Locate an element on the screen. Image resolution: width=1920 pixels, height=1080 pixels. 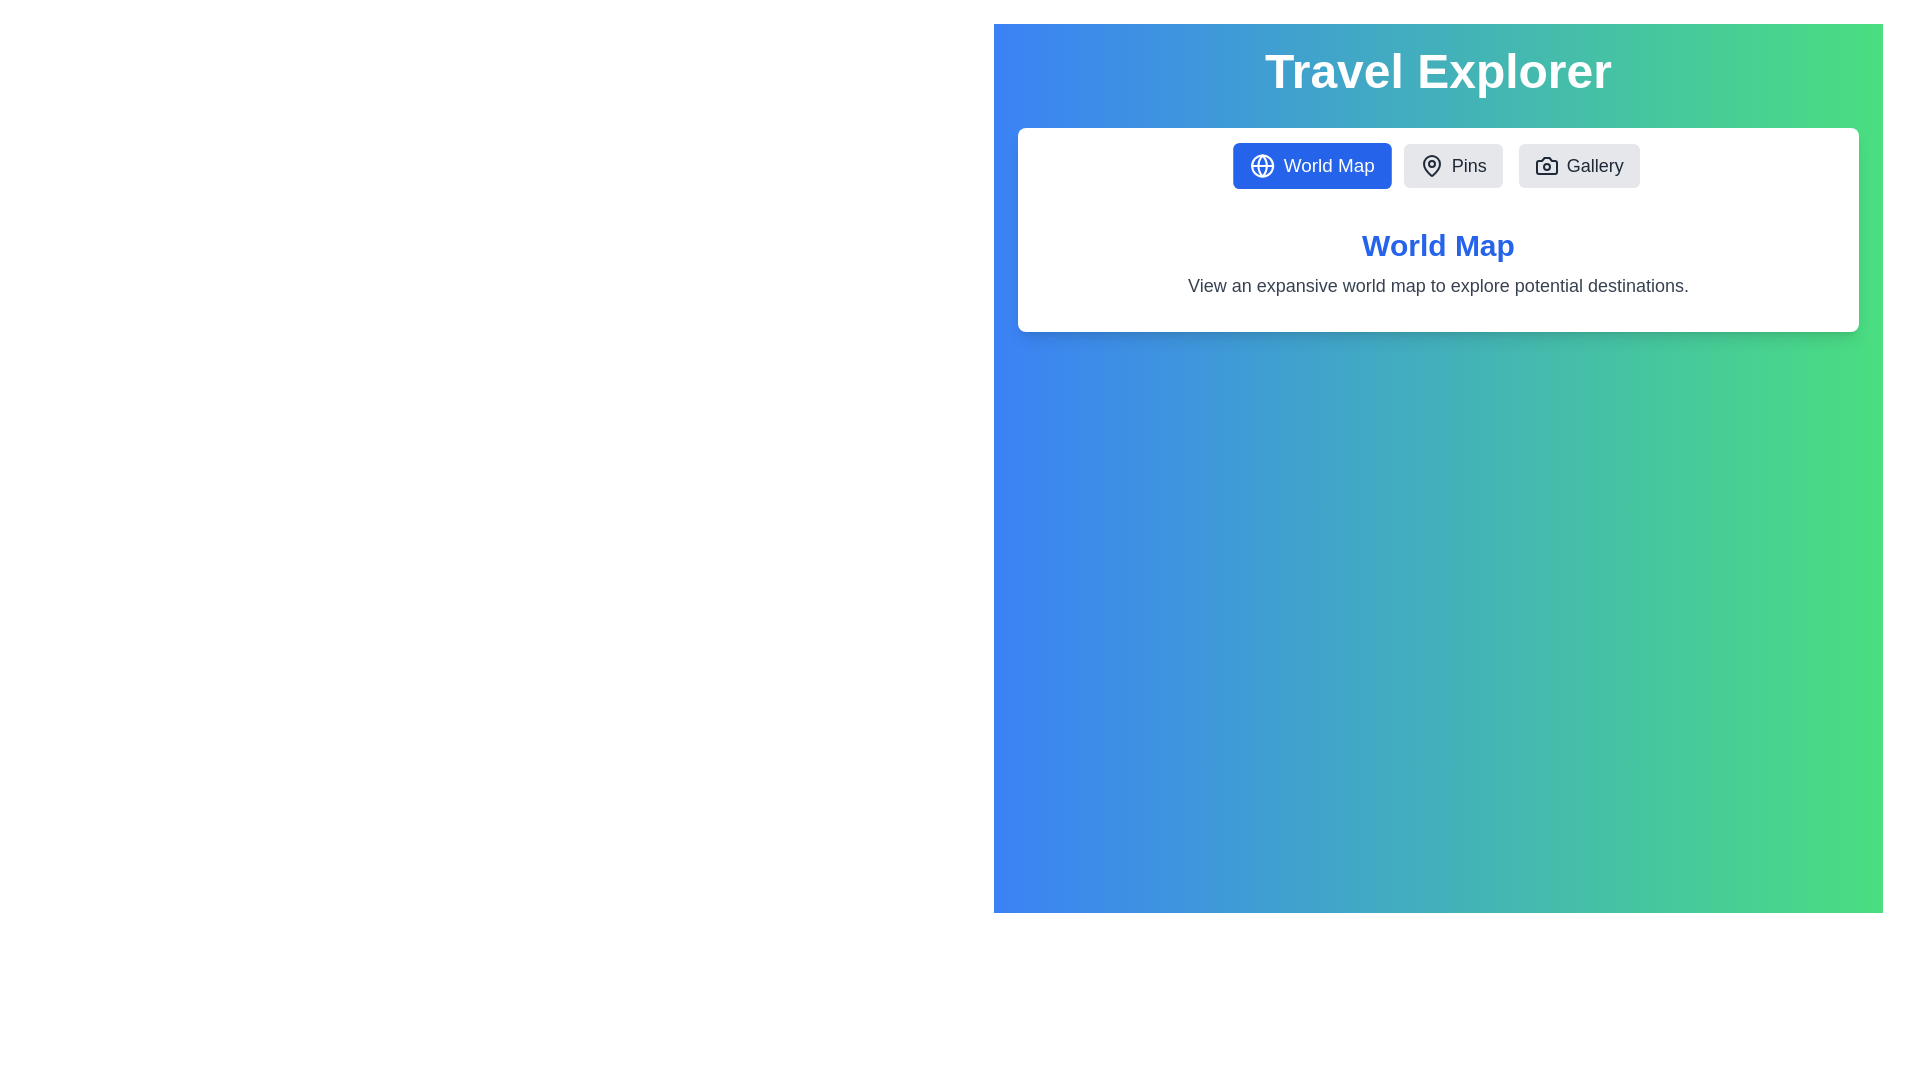
the tab labeled World Map is located at coordinates (1311, 164).